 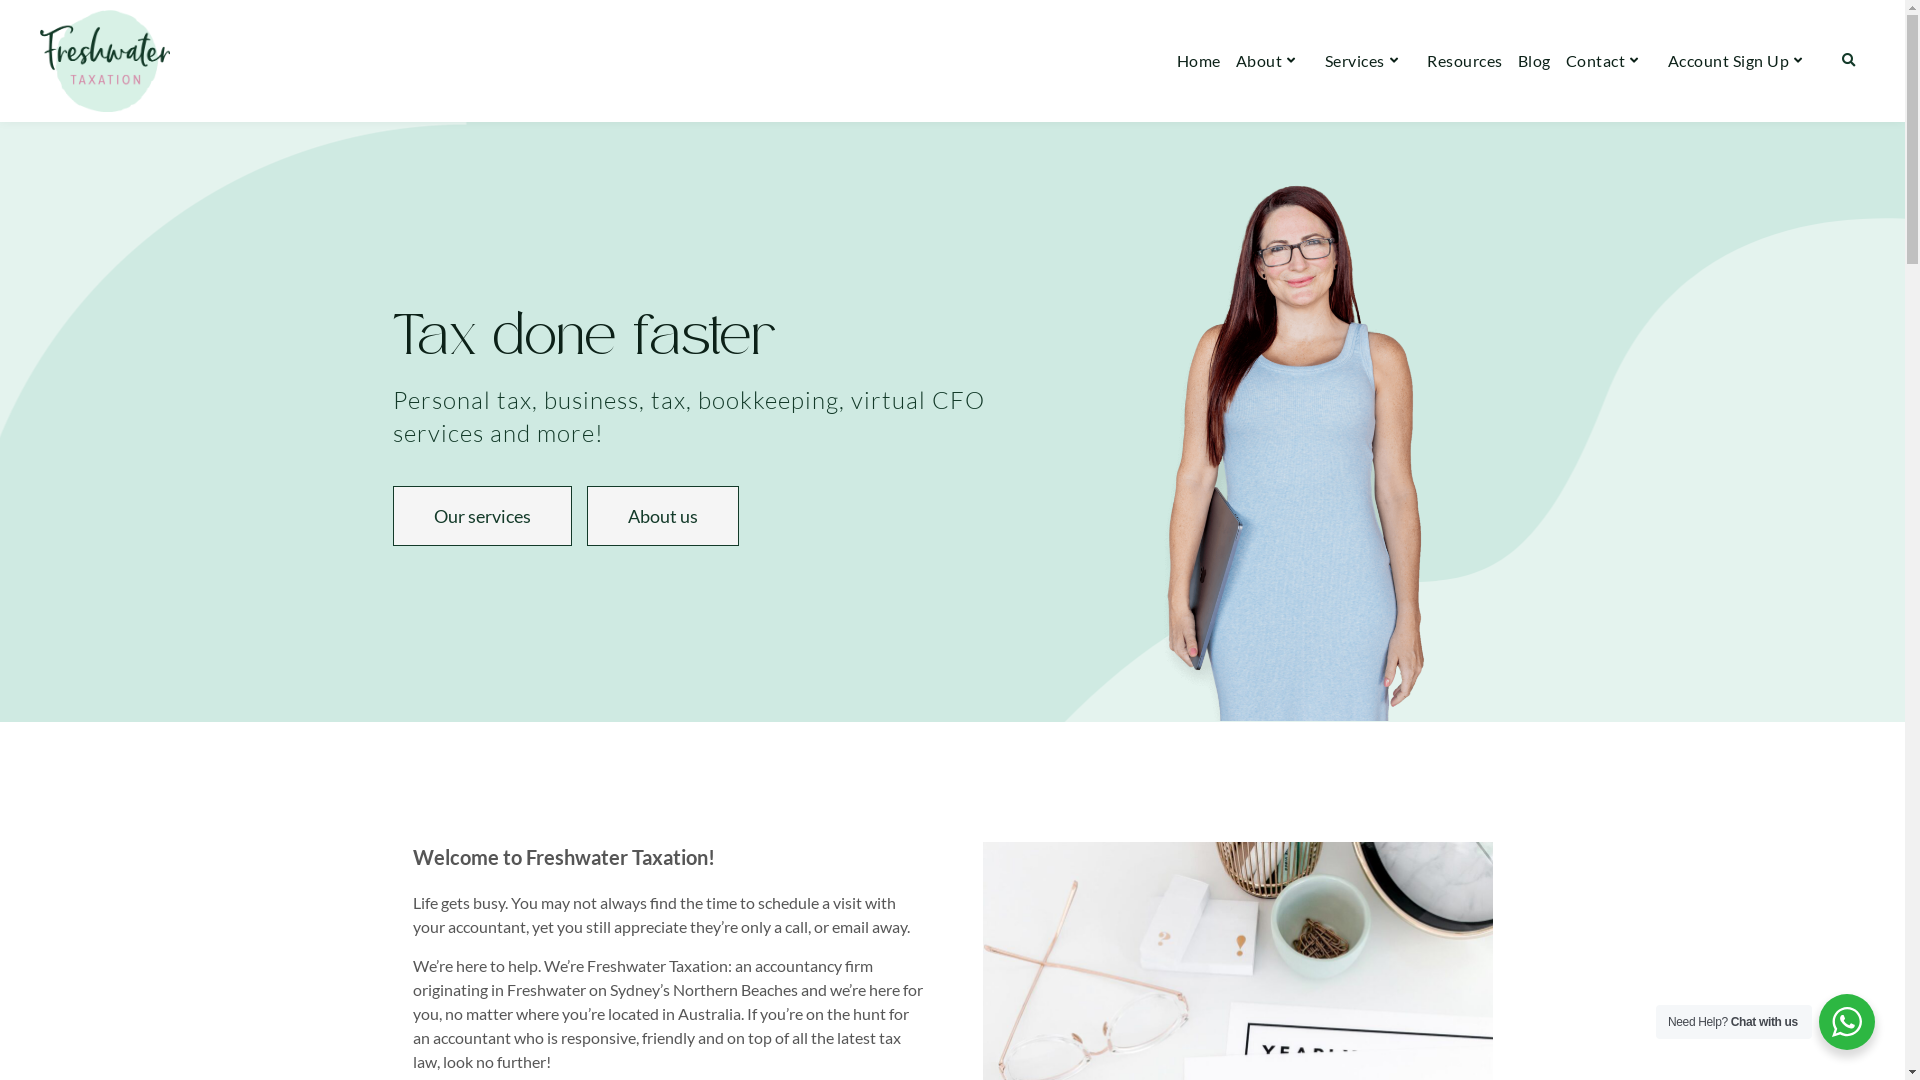 I want to click on 'Contact', so click(x=1564, y=60).